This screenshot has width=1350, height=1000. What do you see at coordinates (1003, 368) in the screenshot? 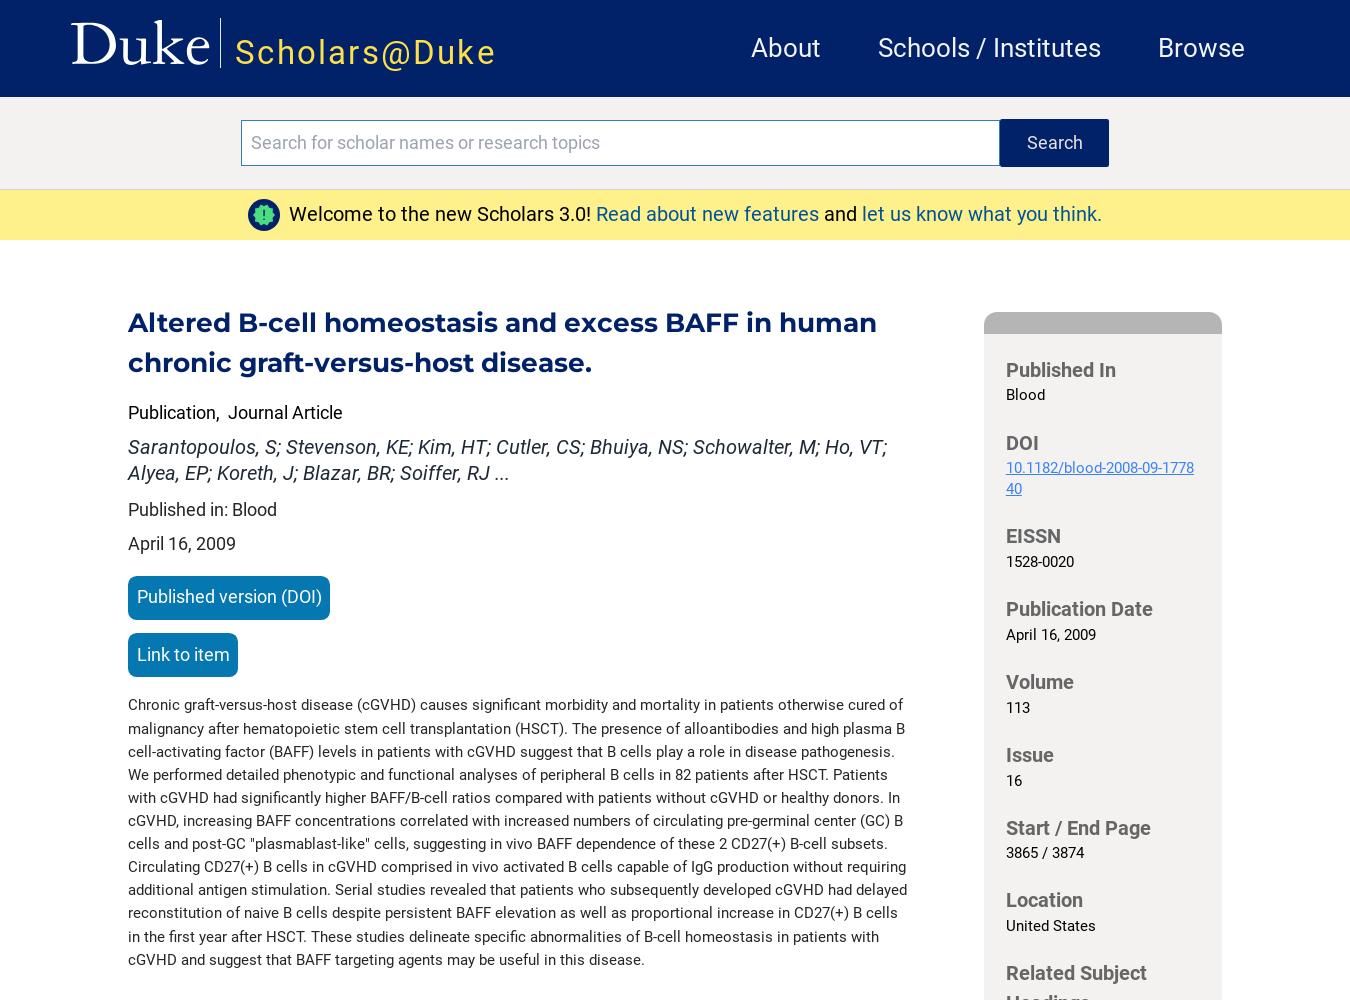
I see `'Published In'` at bounding box center [1003, 368].